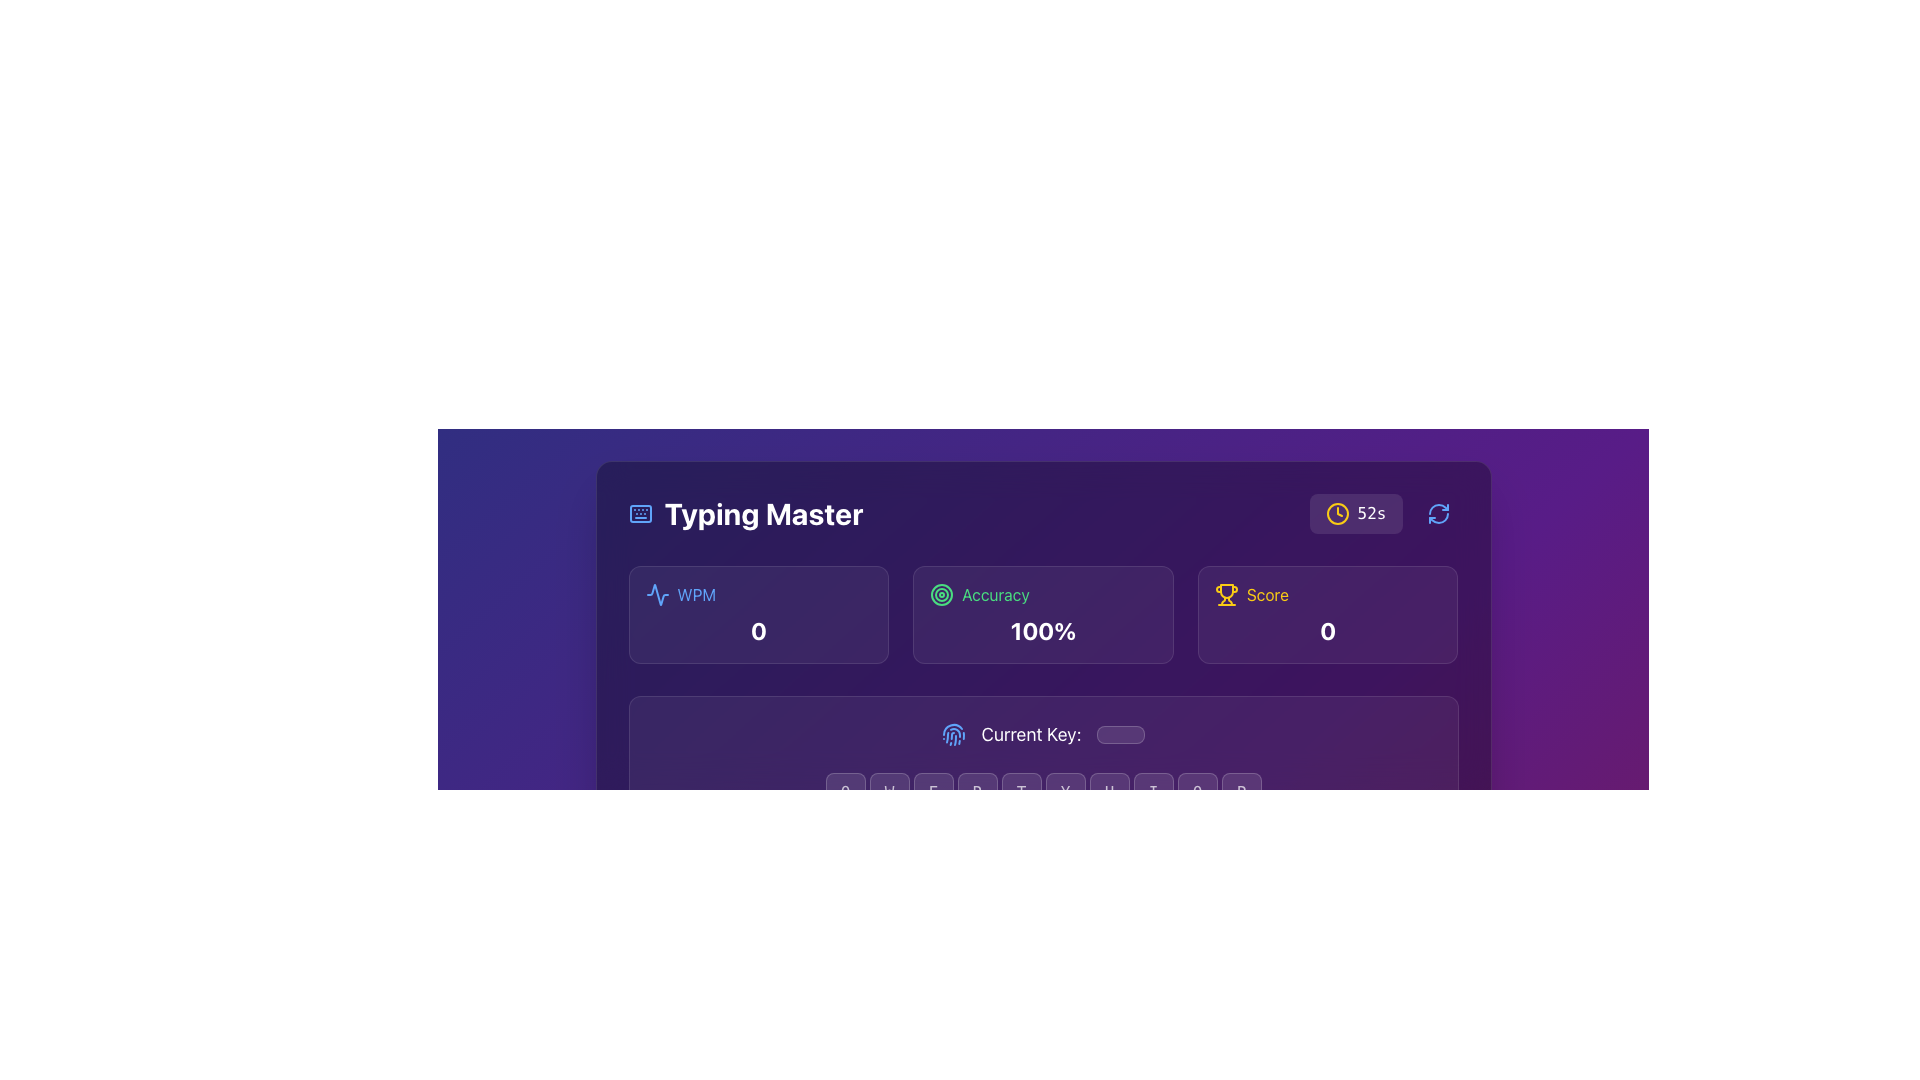 The height and width of the screenshot is (1080, 1920). What do you see at coordinates (1042, 887) in the screenshot?
I see `the square button with a rounded border, light gray in color, displaying the letter 'V' in white font, which is the fourth button in a horizontal row of buttons spelling 'ZXCVBNM'` at bounding box center [1042, 887].